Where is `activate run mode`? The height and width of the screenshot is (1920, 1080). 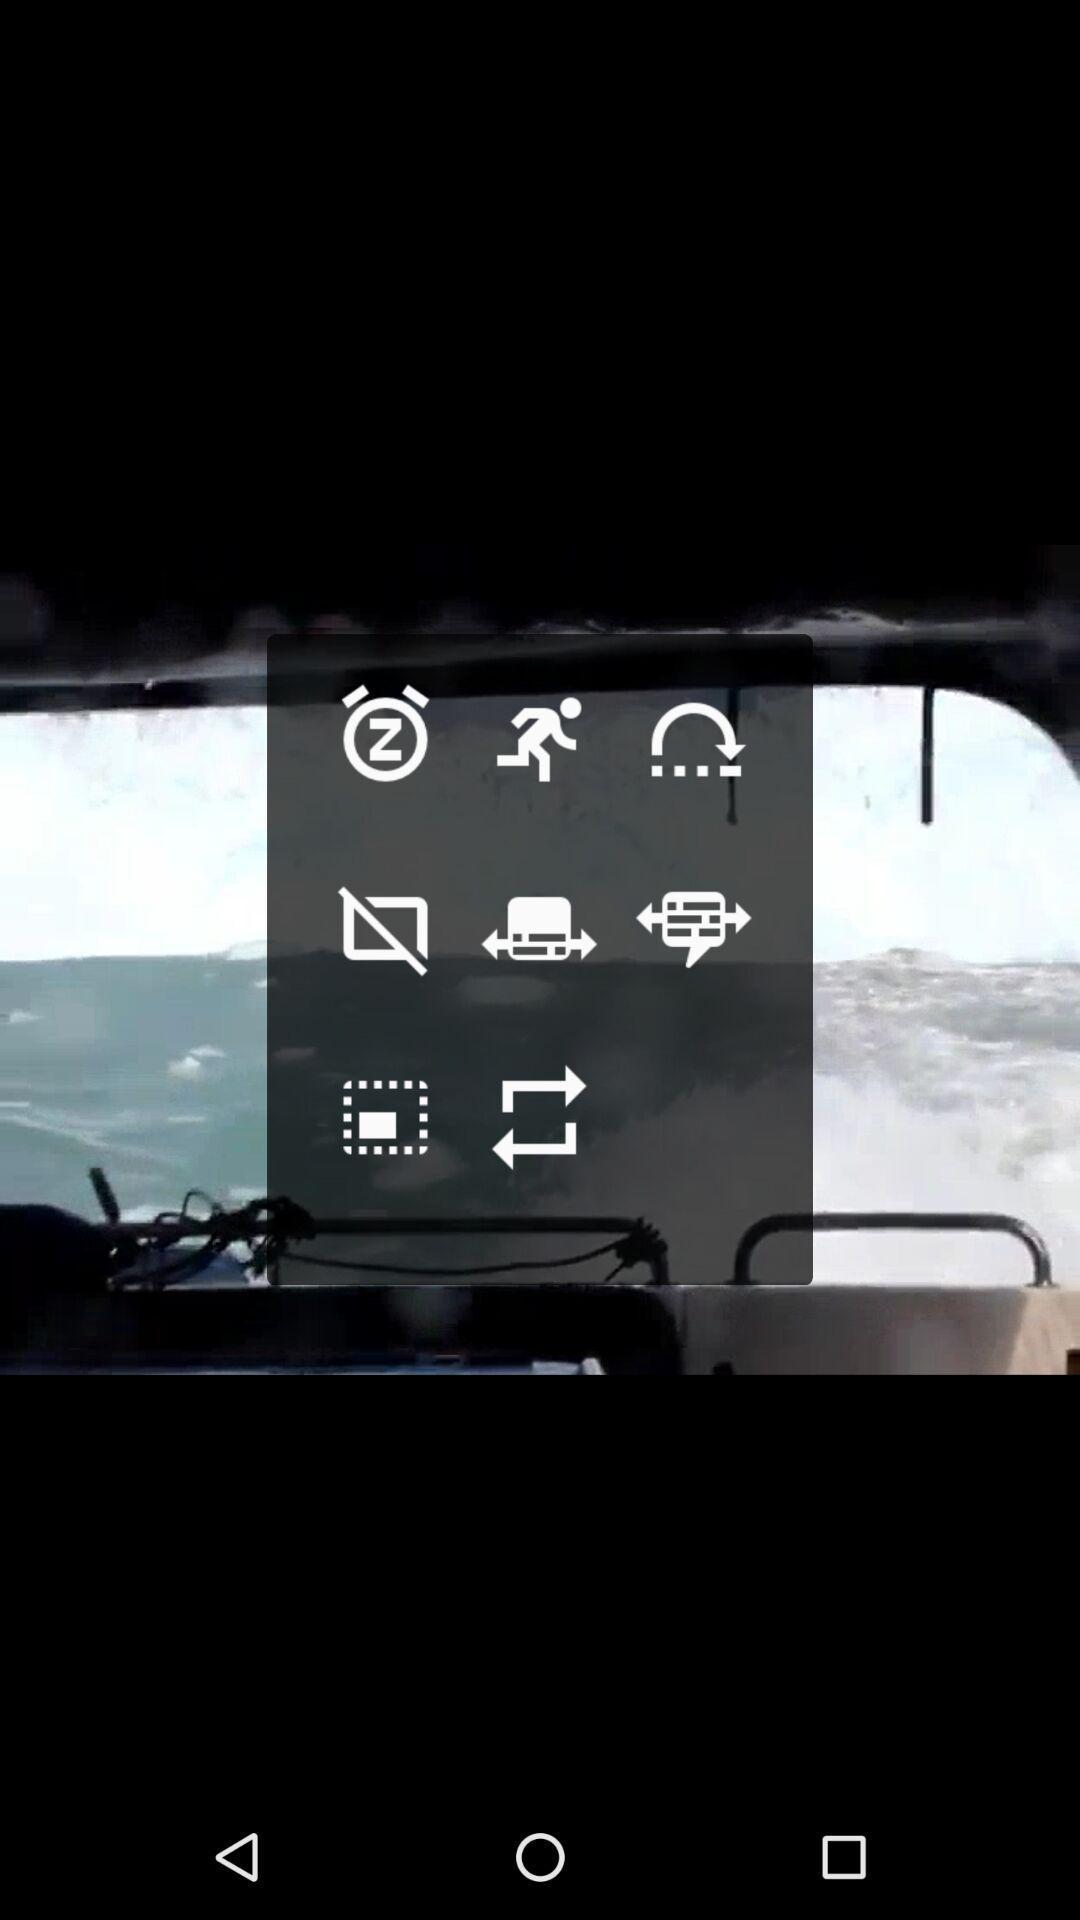
activate run mode is located at coordinates (538, 770).